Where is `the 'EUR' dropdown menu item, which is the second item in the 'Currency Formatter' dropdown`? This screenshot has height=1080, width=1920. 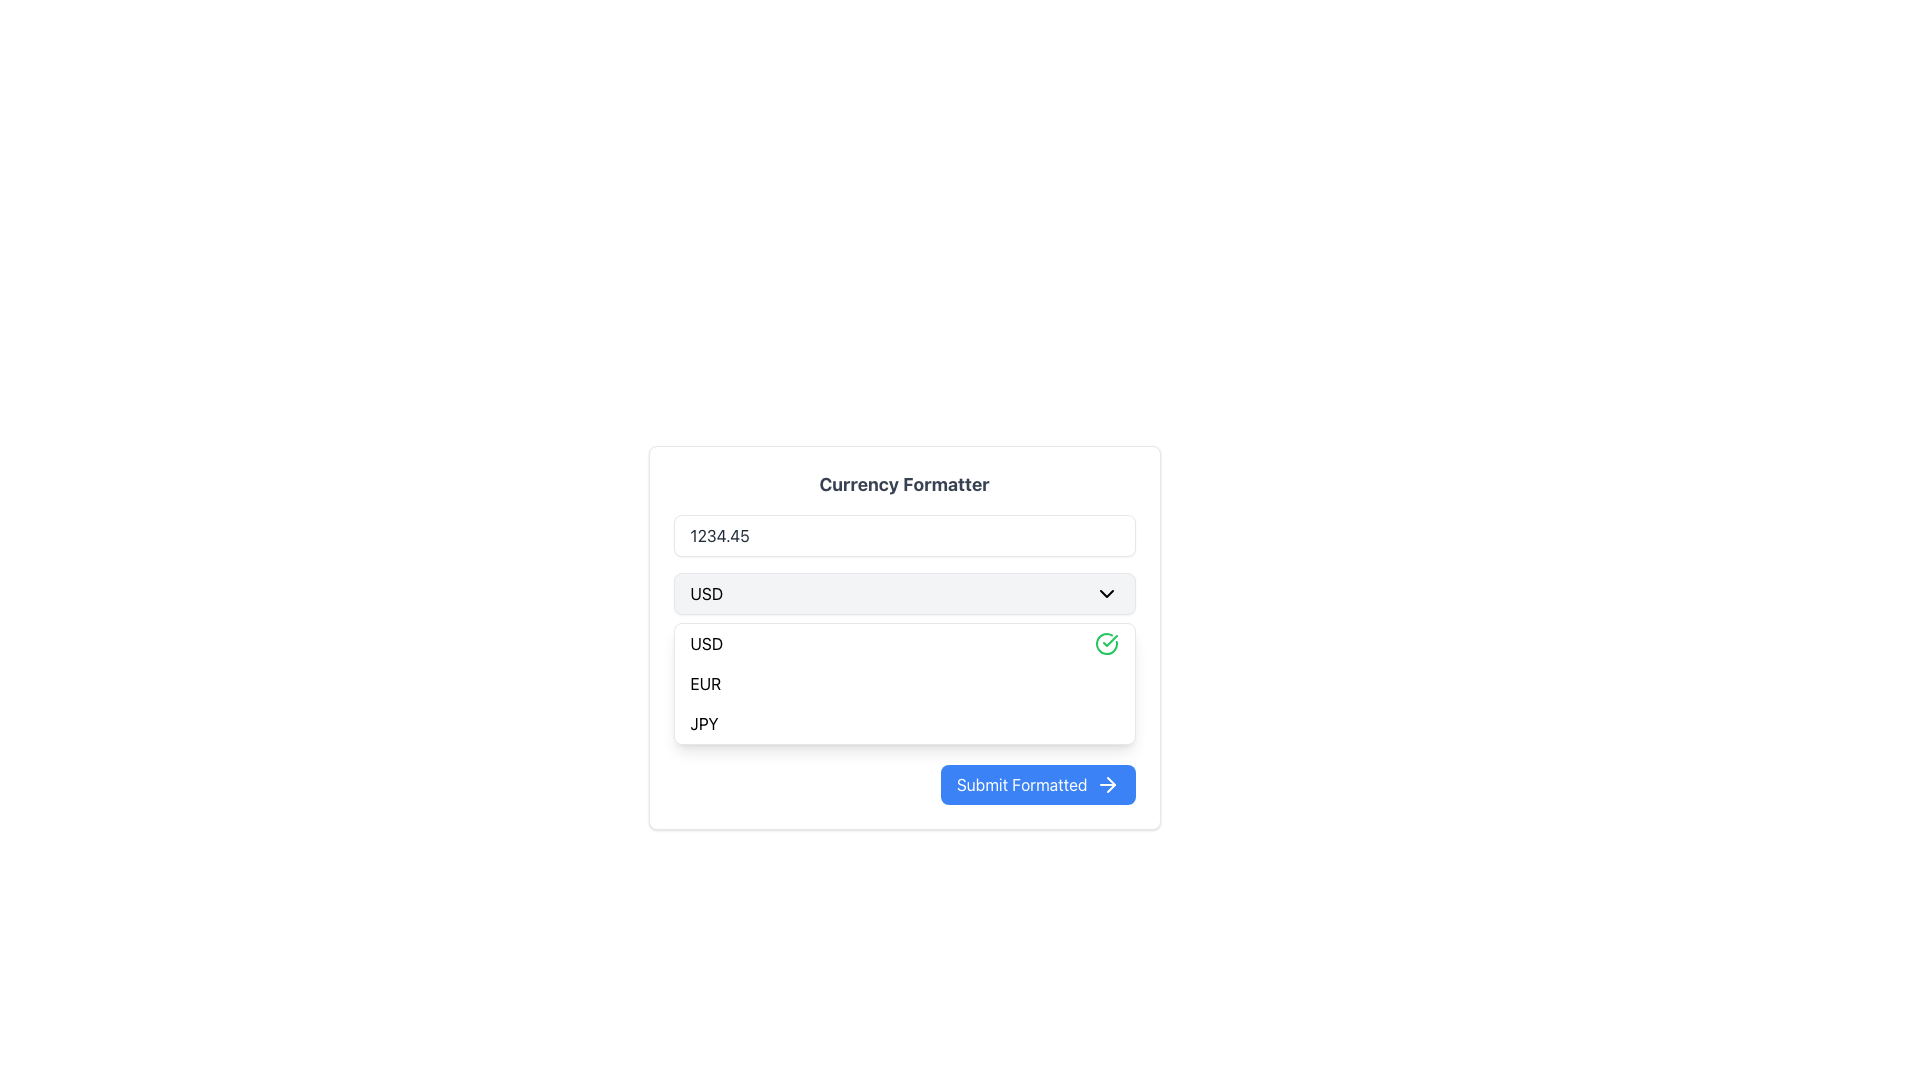 the 'EUR' dropdown menu item, which is the second item in the 'Currency Formatter' dropdown is located at coordinates (903, 682).